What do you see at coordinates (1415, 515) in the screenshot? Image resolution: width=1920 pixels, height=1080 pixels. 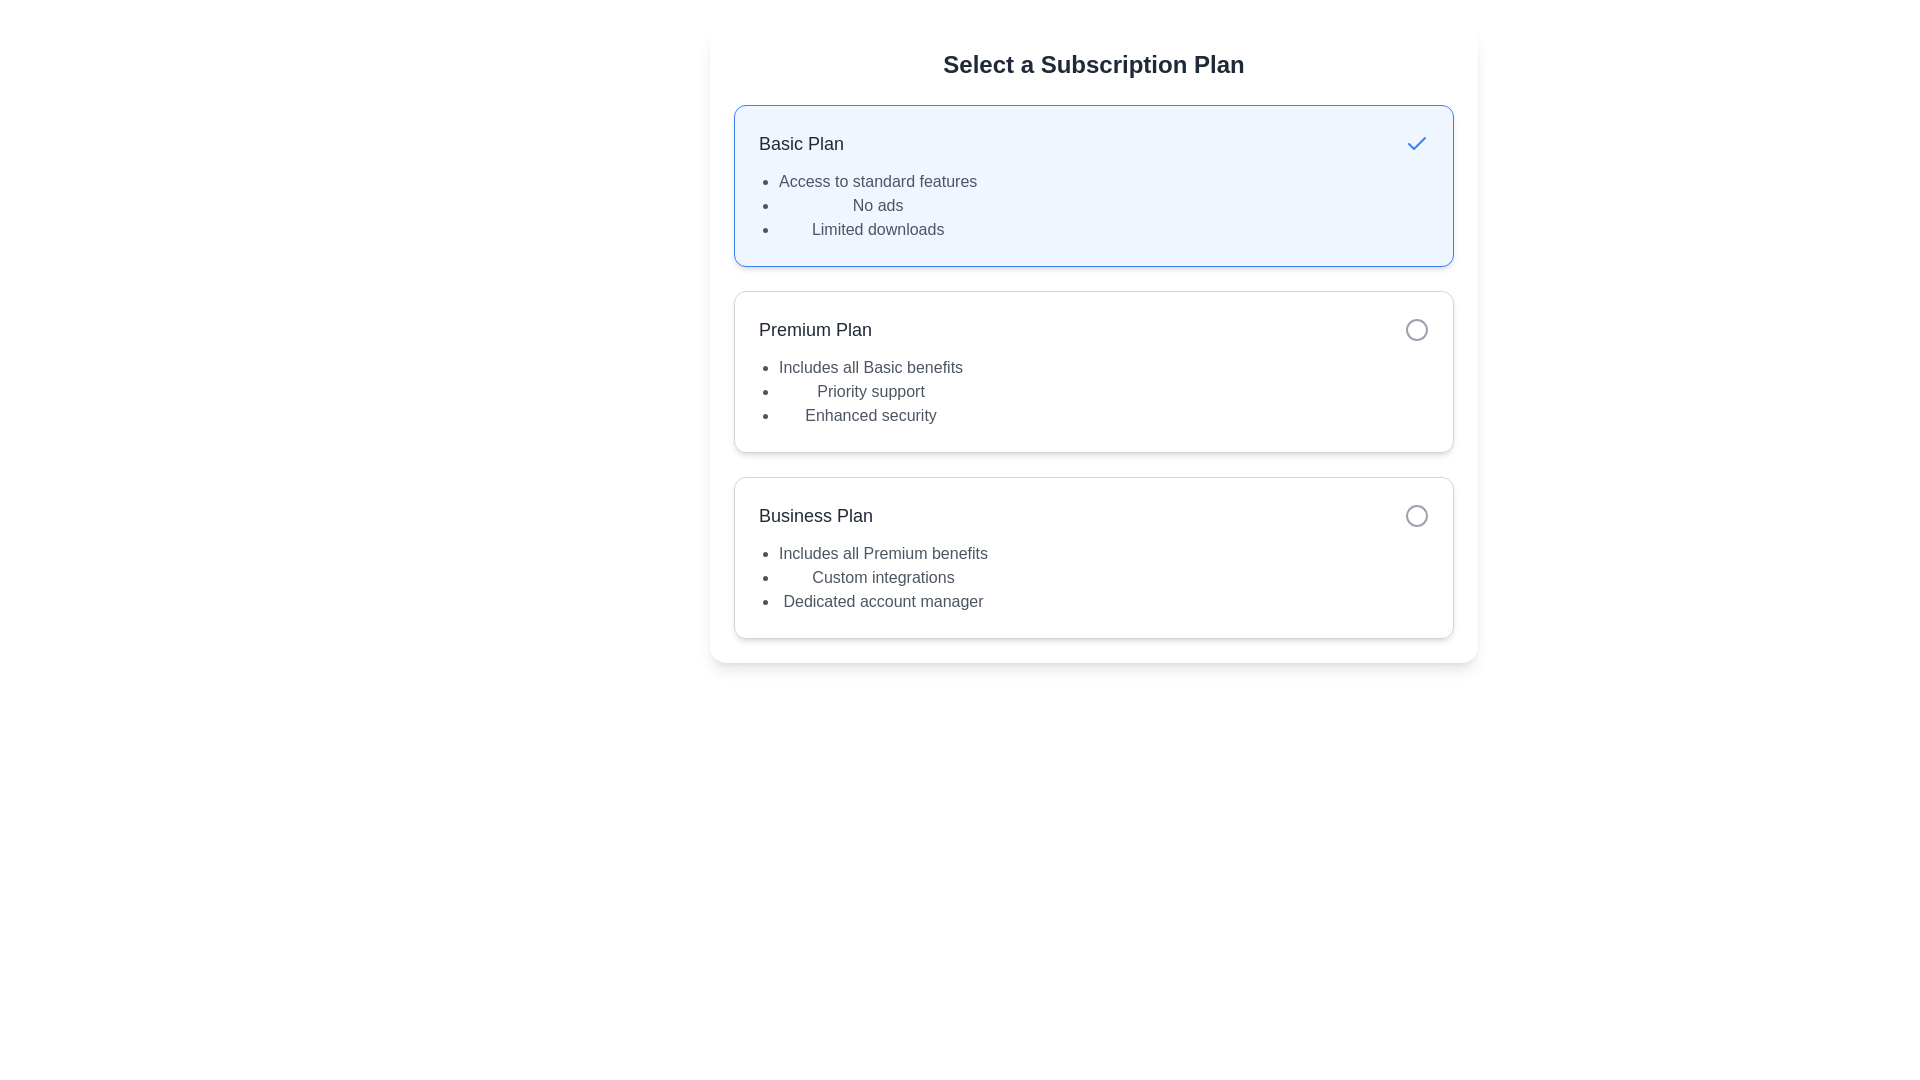 I see `the circular radio button in the Business Plan section` at bounding box center [1415, 515].